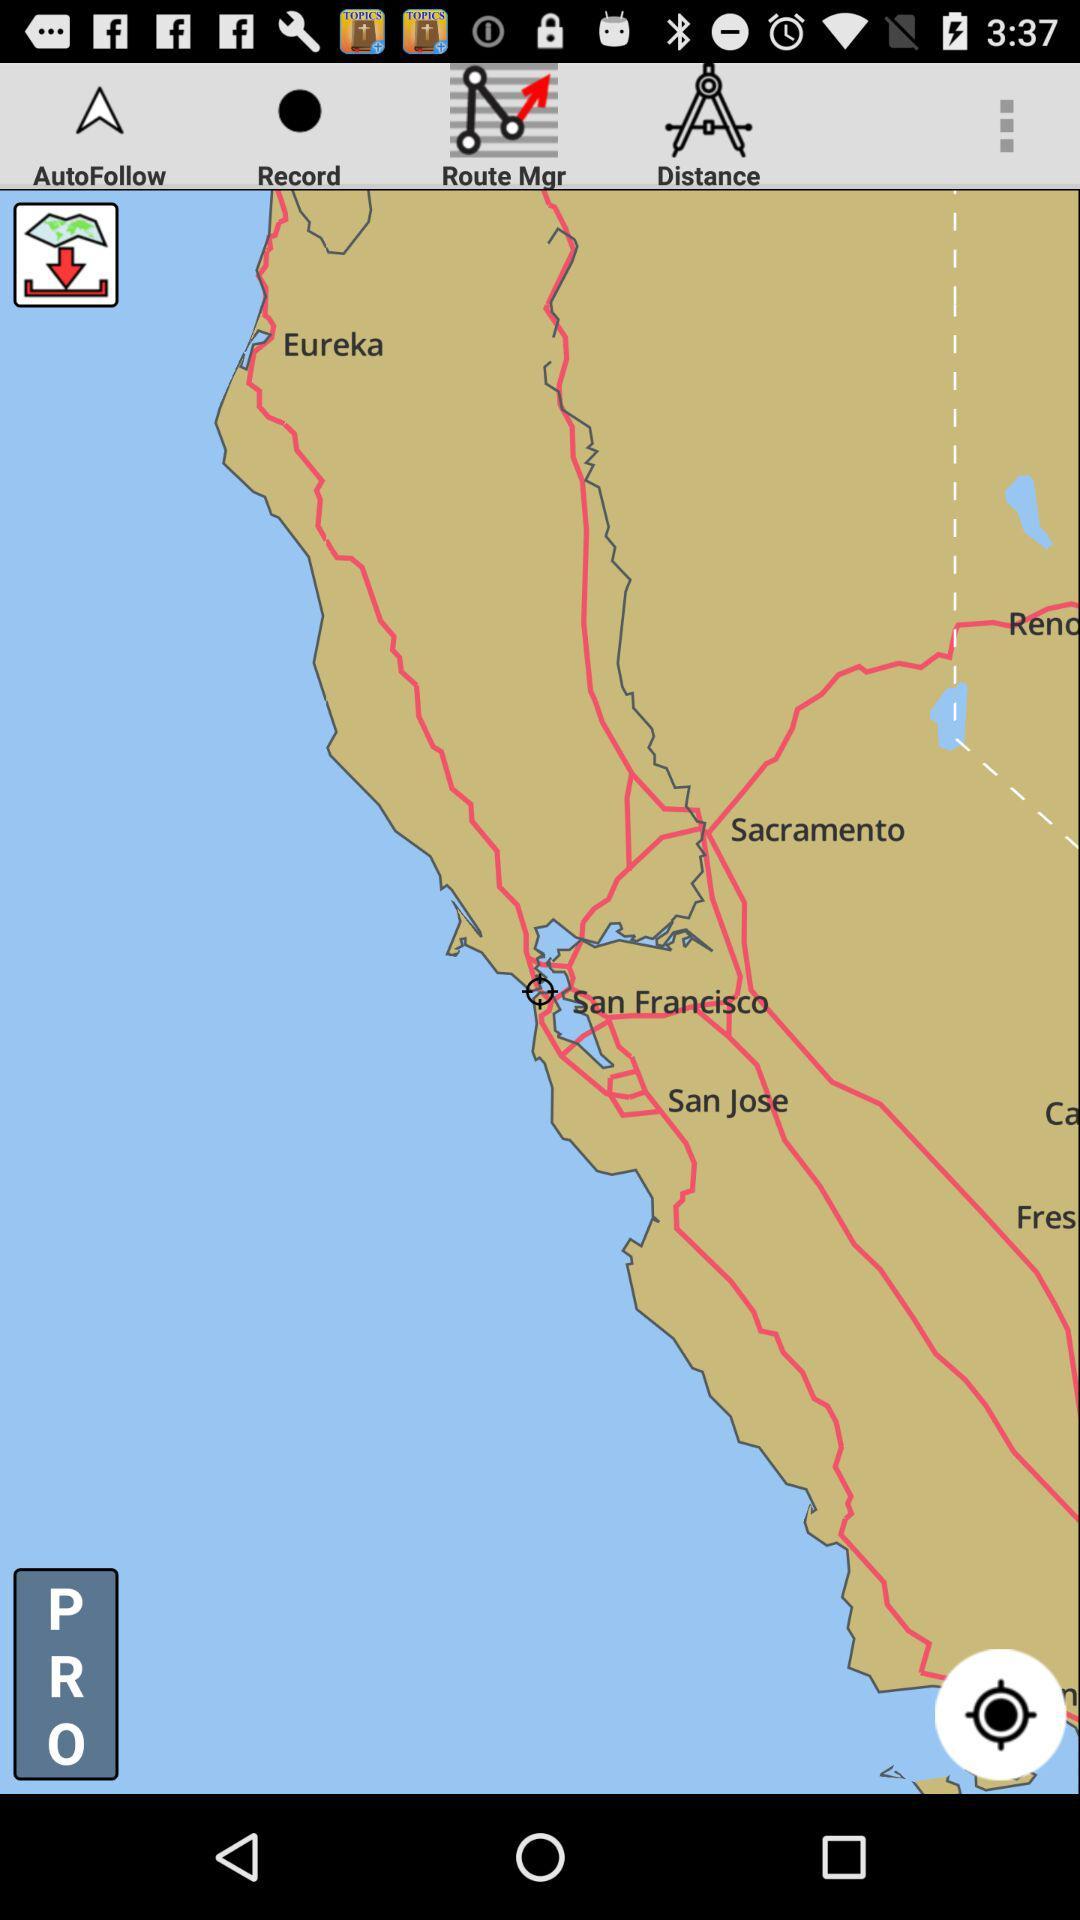 This screenshot has height=1920, width=1080. Describe the element at coordinates (1006, 124) in the screenshot. I see `the icon at the top right corner` at that location.